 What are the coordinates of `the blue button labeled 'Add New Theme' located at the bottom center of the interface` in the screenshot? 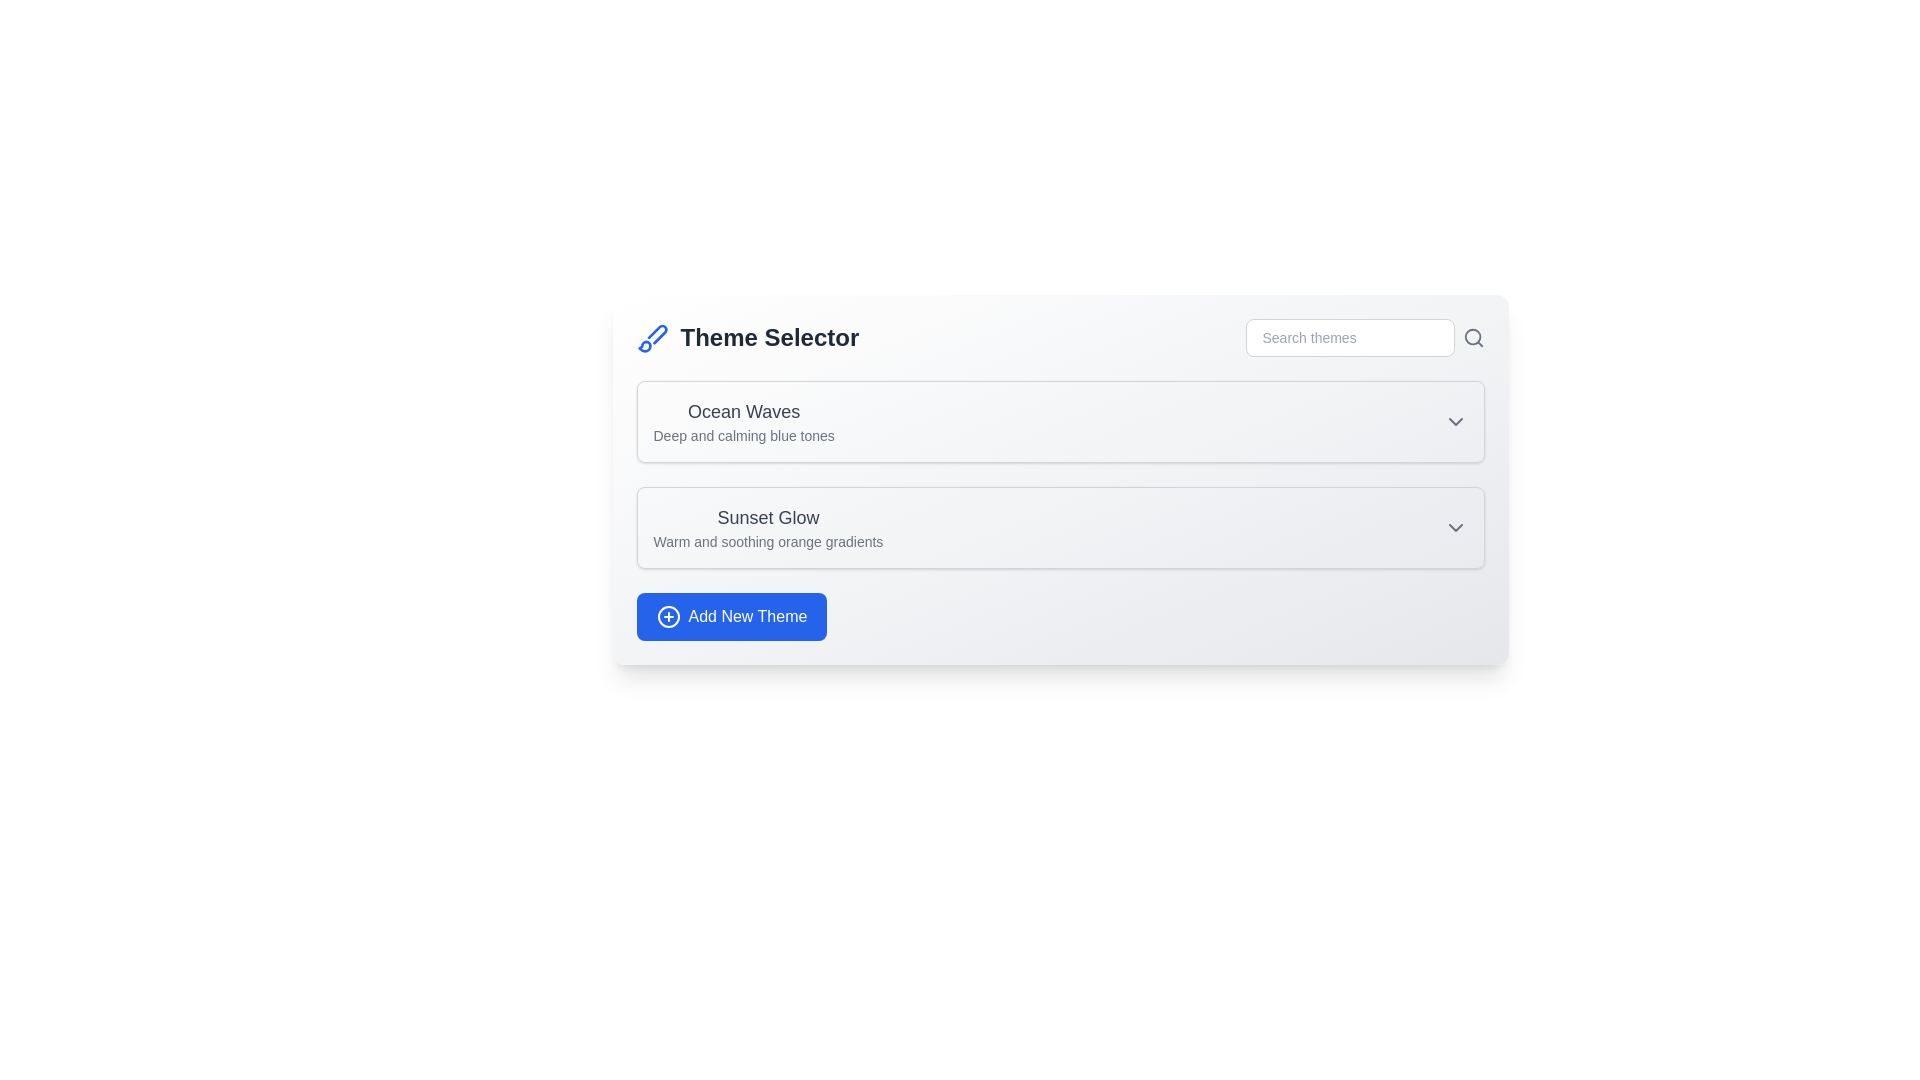 It's located at (747, 616).